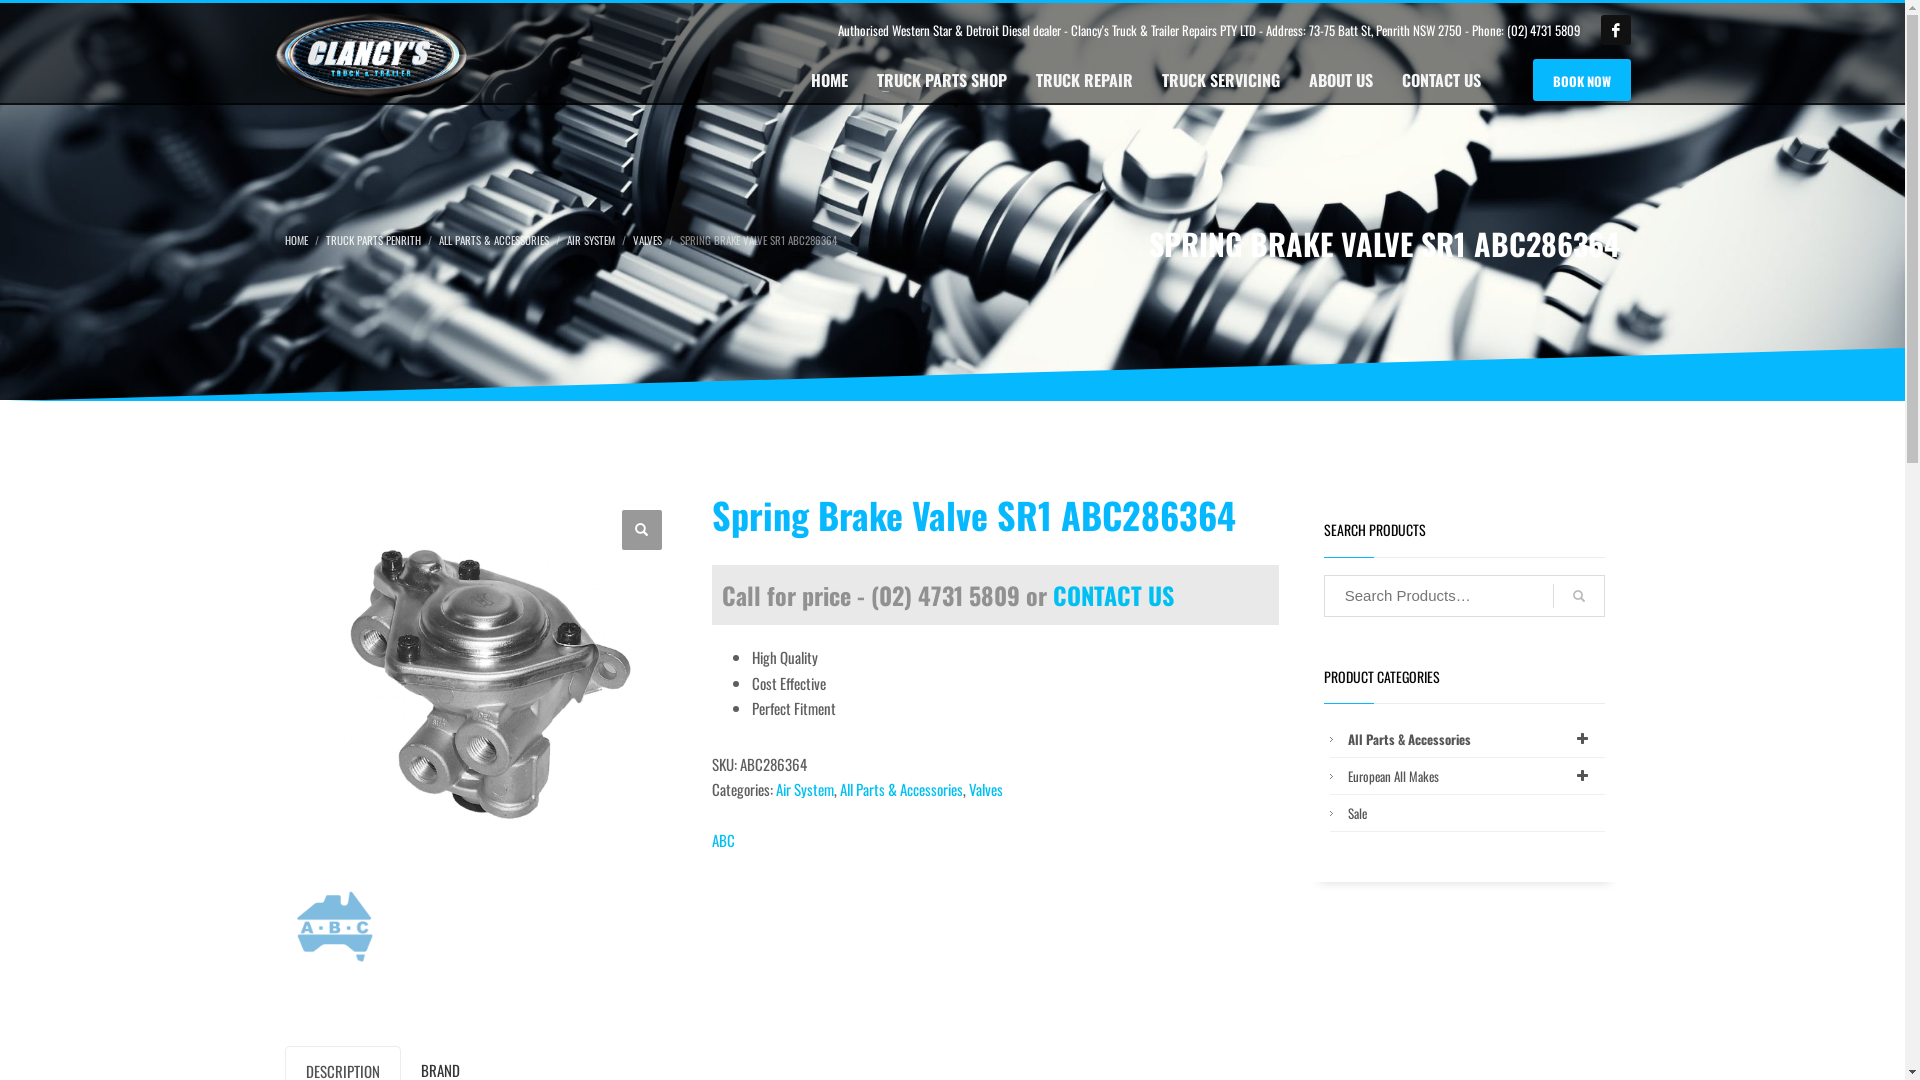  Describe the element at coordinates (805, 788) in the screenshot. I see `'Air System'` at that location.